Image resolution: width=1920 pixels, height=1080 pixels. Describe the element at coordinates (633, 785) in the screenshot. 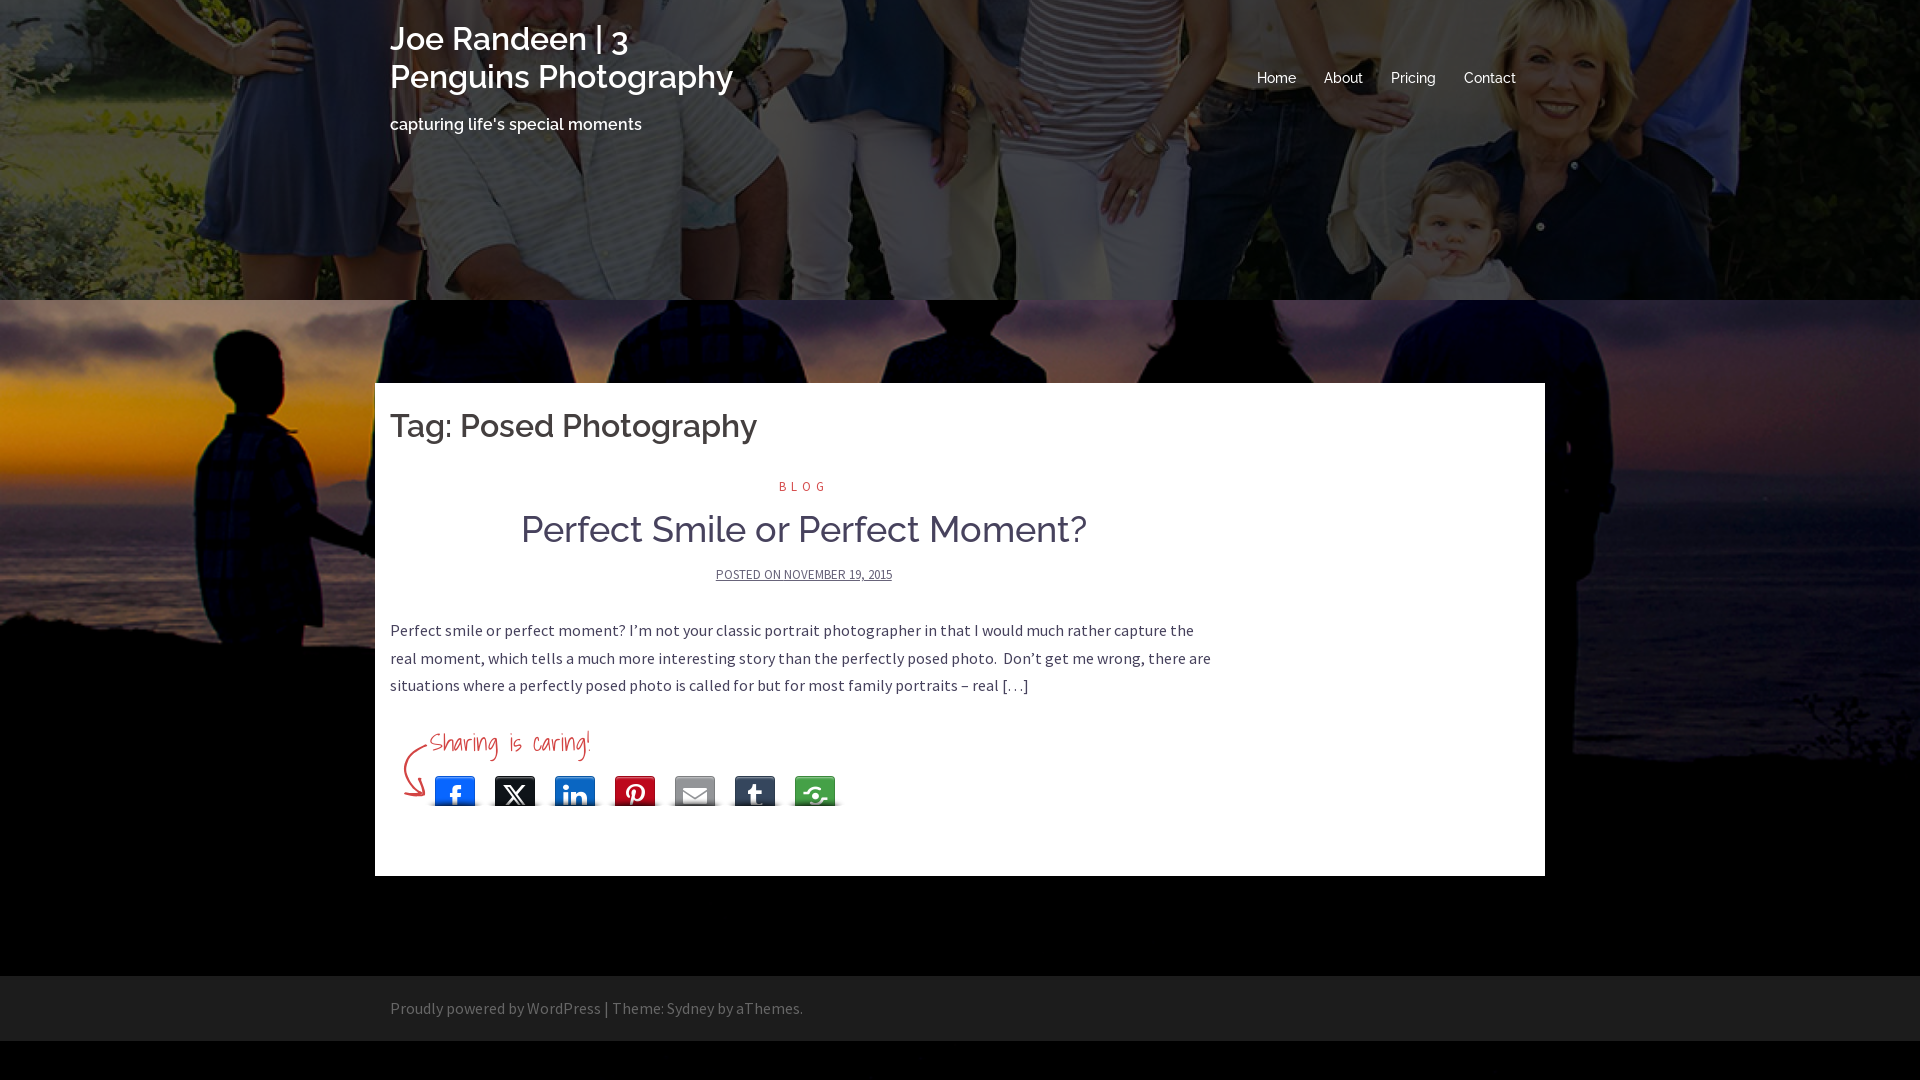

I see `'Pinterest'` at that location.